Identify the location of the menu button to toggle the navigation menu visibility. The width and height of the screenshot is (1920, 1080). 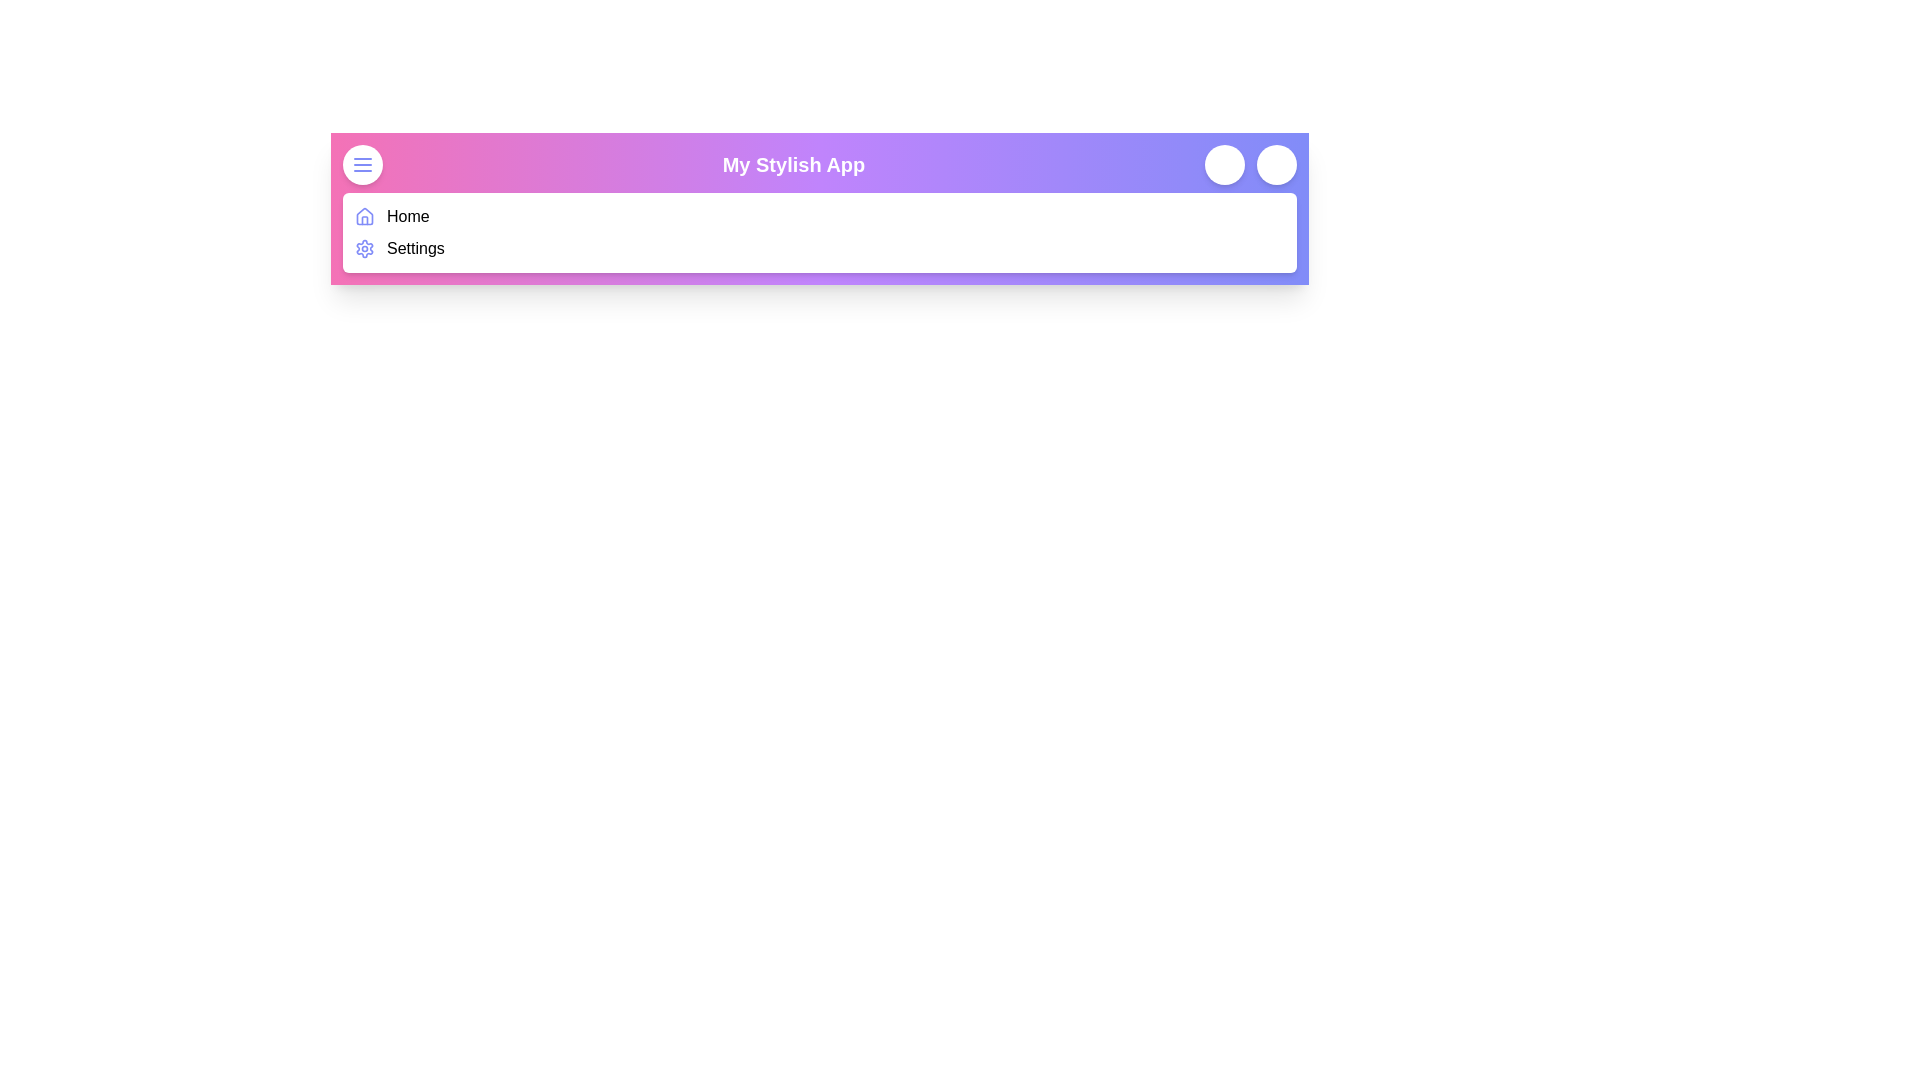
(363, 164).